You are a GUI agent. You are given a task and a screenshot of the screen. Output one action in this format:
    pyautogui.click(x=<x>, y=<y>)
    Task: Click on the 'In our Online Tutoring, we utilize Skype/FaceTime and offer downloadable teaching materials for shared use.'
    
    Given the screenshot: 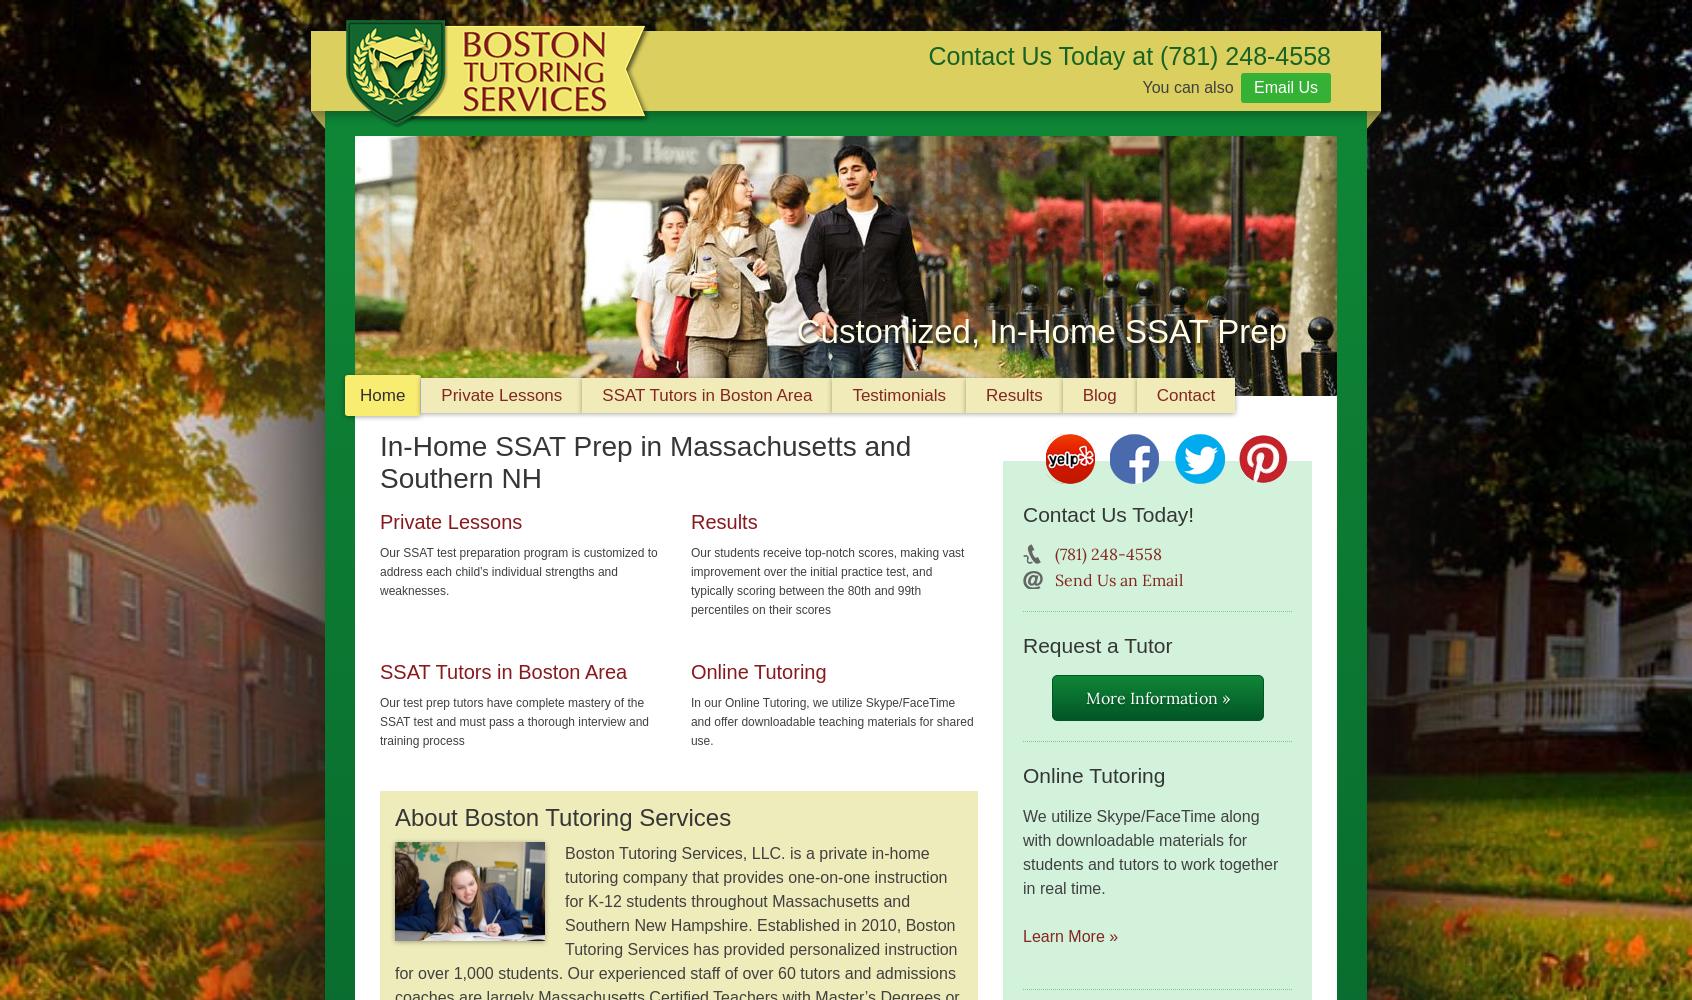 What is the action you would take?
    pyautogui.click(x=831, y=721)
    